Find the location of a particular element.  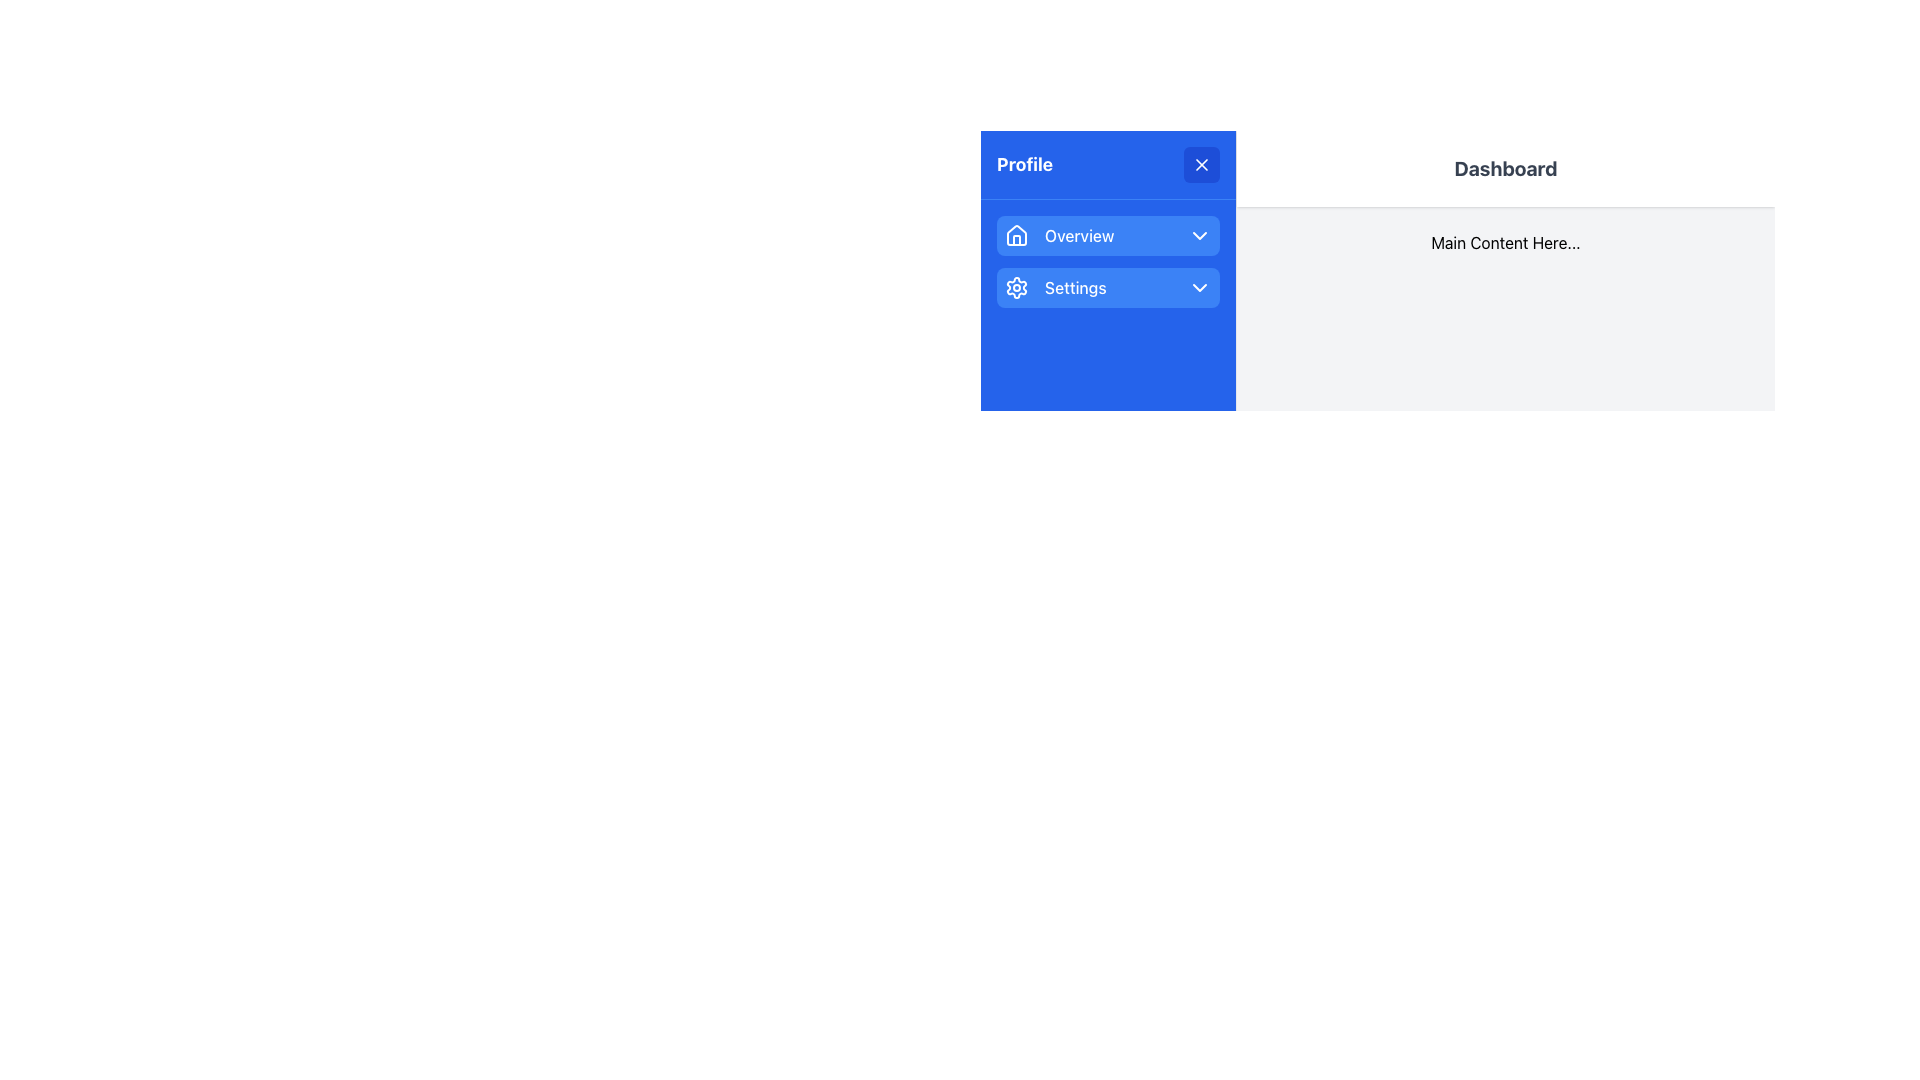

the settings icon, which is a cogwheel shape on a blue background, located to the left of the 'Settings' text in the sidebar is located at coordinates (1017, 288).